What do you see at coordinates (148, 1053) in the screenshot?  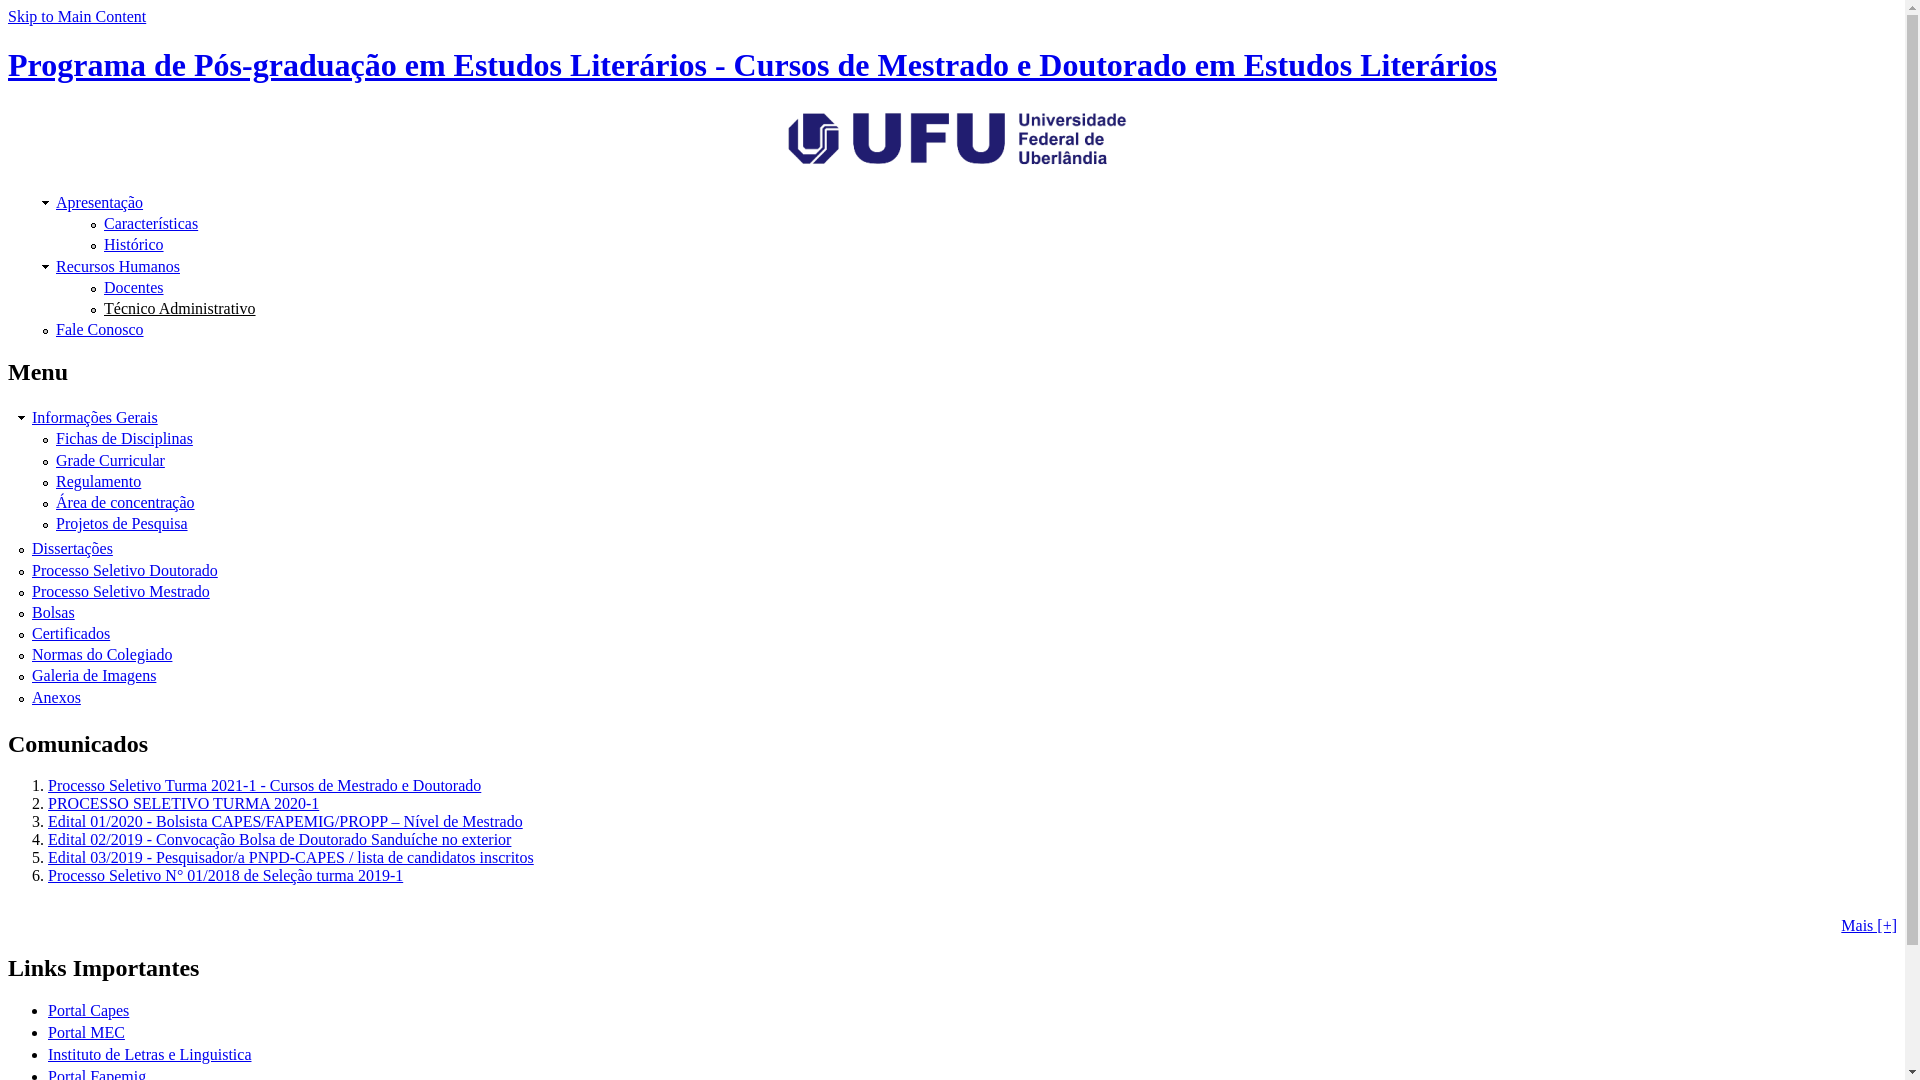 I see `'Instituto de Letras e Linguistica'` at bounding box center [148, 1053].